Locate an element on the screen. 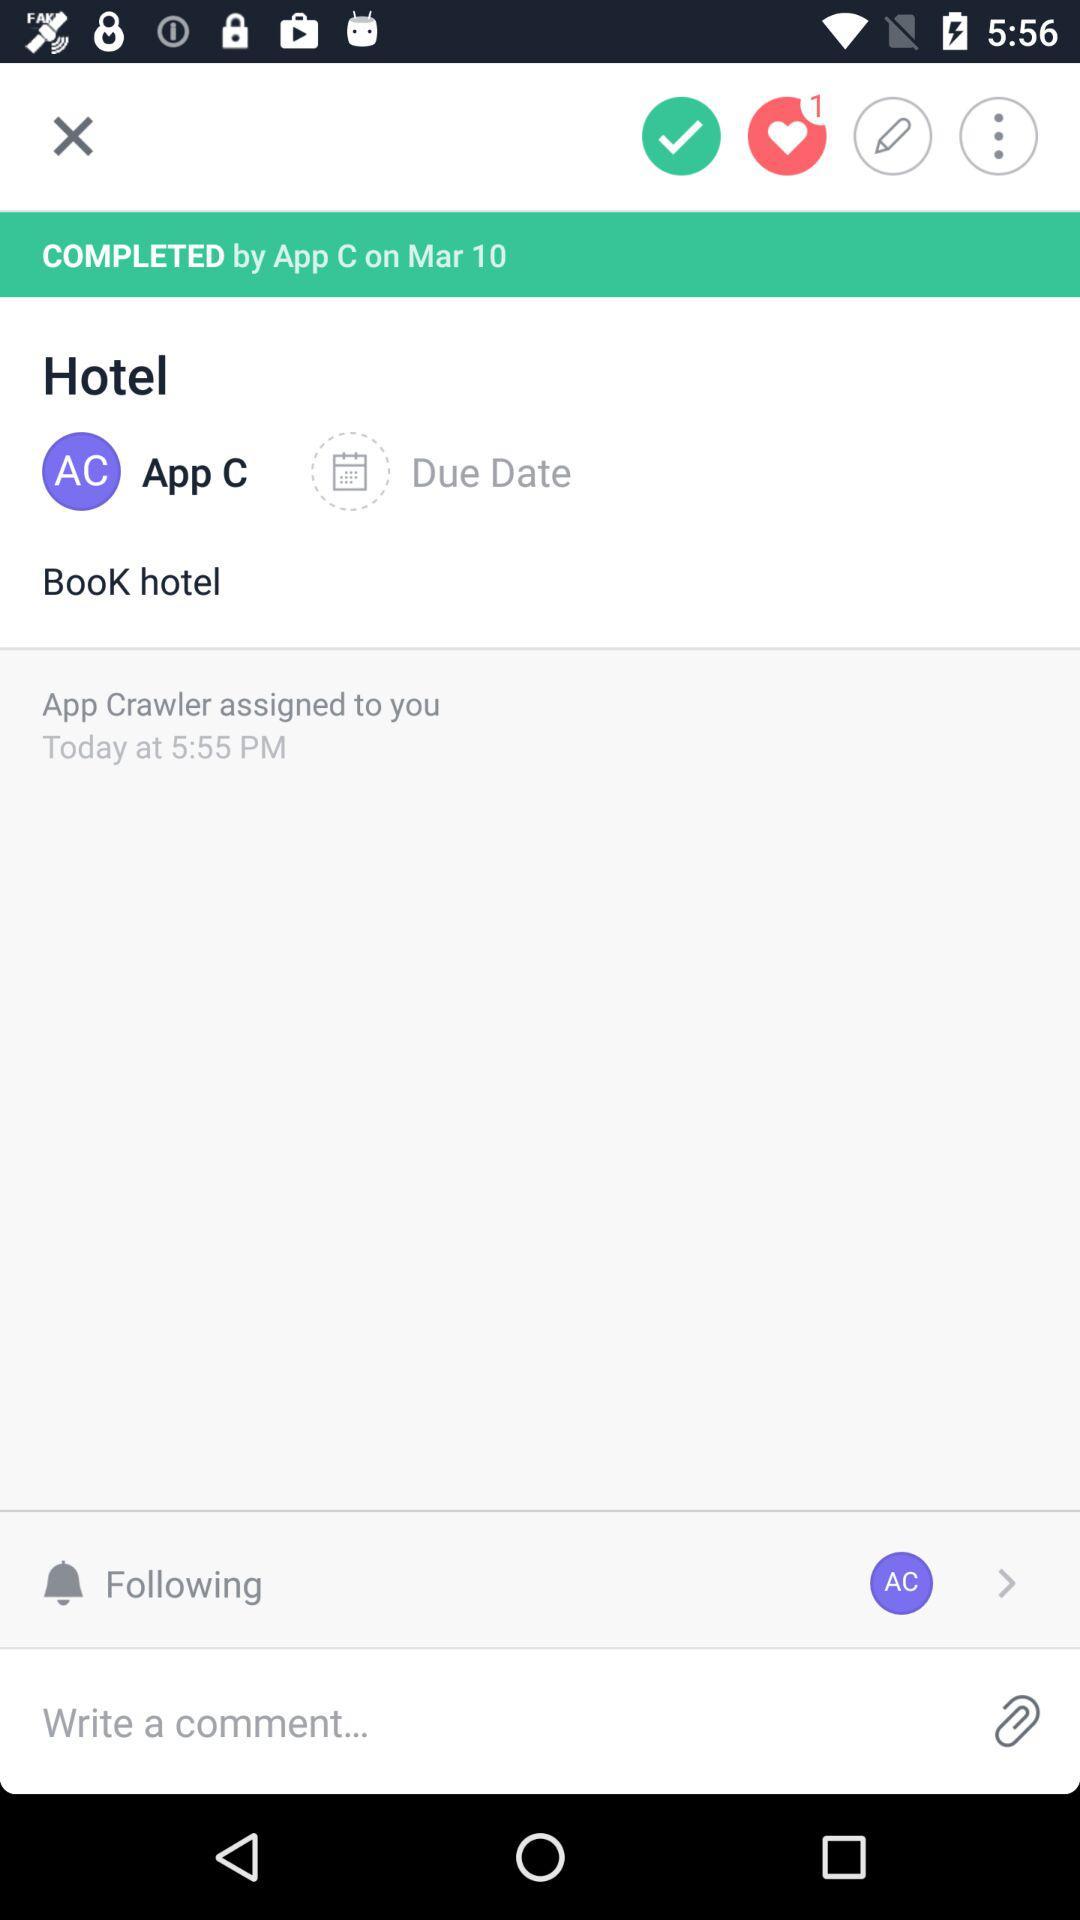 The height and width of the screenshot is (1920, 1080). edit to-do is located at coordinates (898, 135).